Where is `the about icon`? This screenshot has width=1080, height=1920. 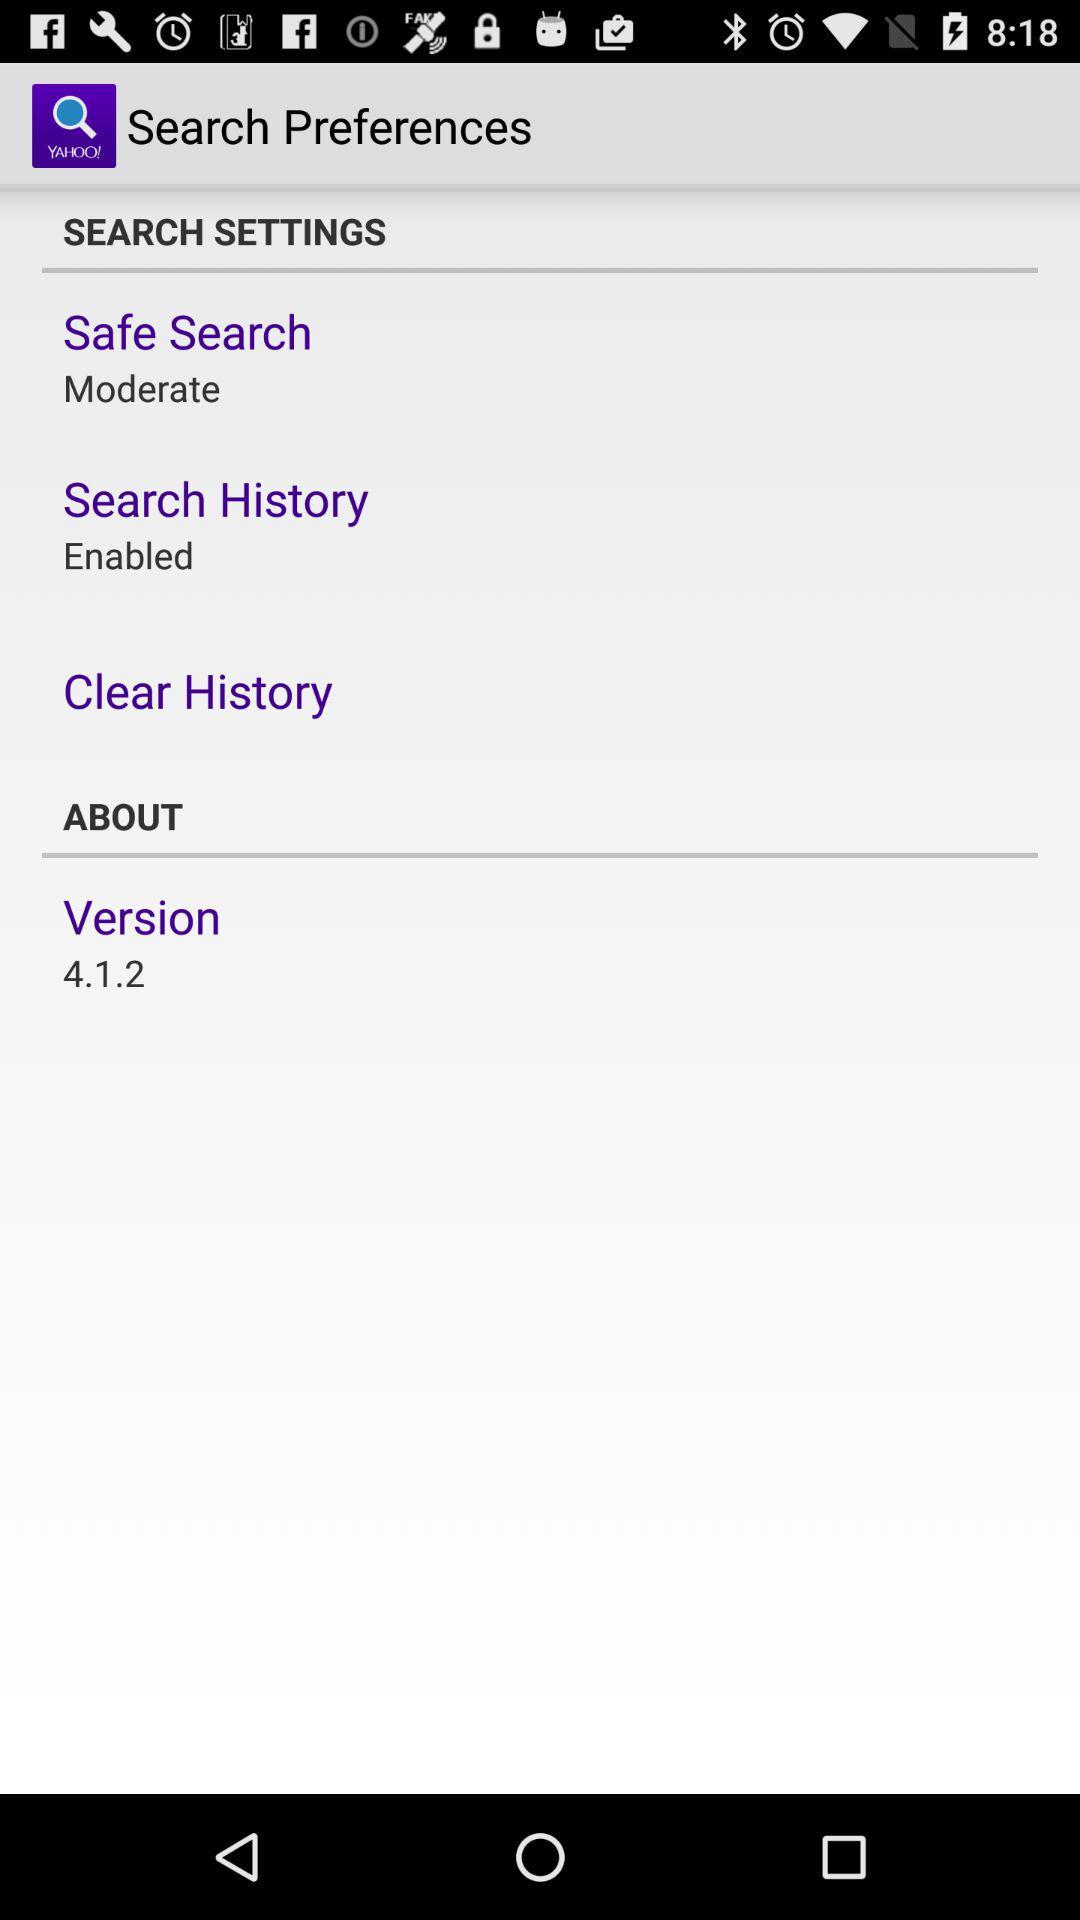 the about icon is located at coordinates (540, 816).